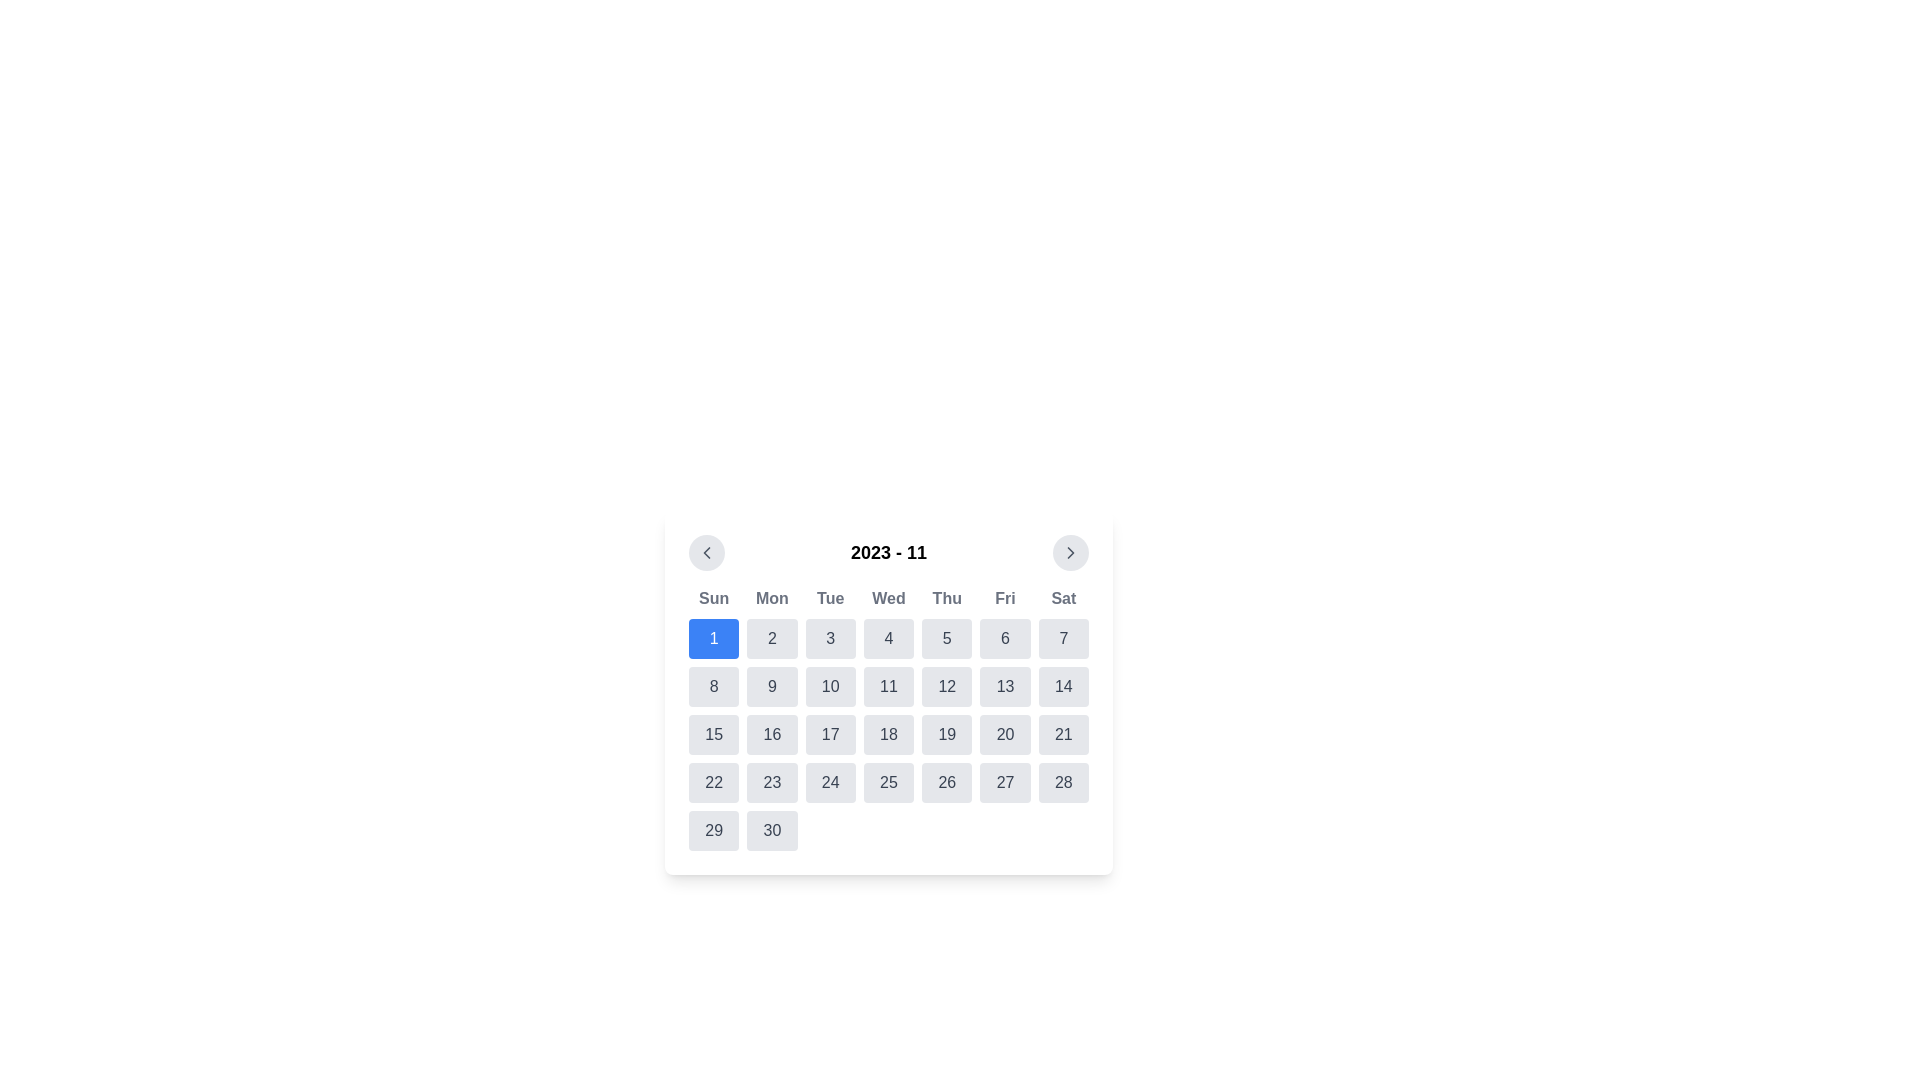 The height and width of the screenshot is (1080, 1920). Describe the element at coordinates (946, 685) in the screenshot. I see `the rectangular button displaying the number '12' with a light gray background` at that location.